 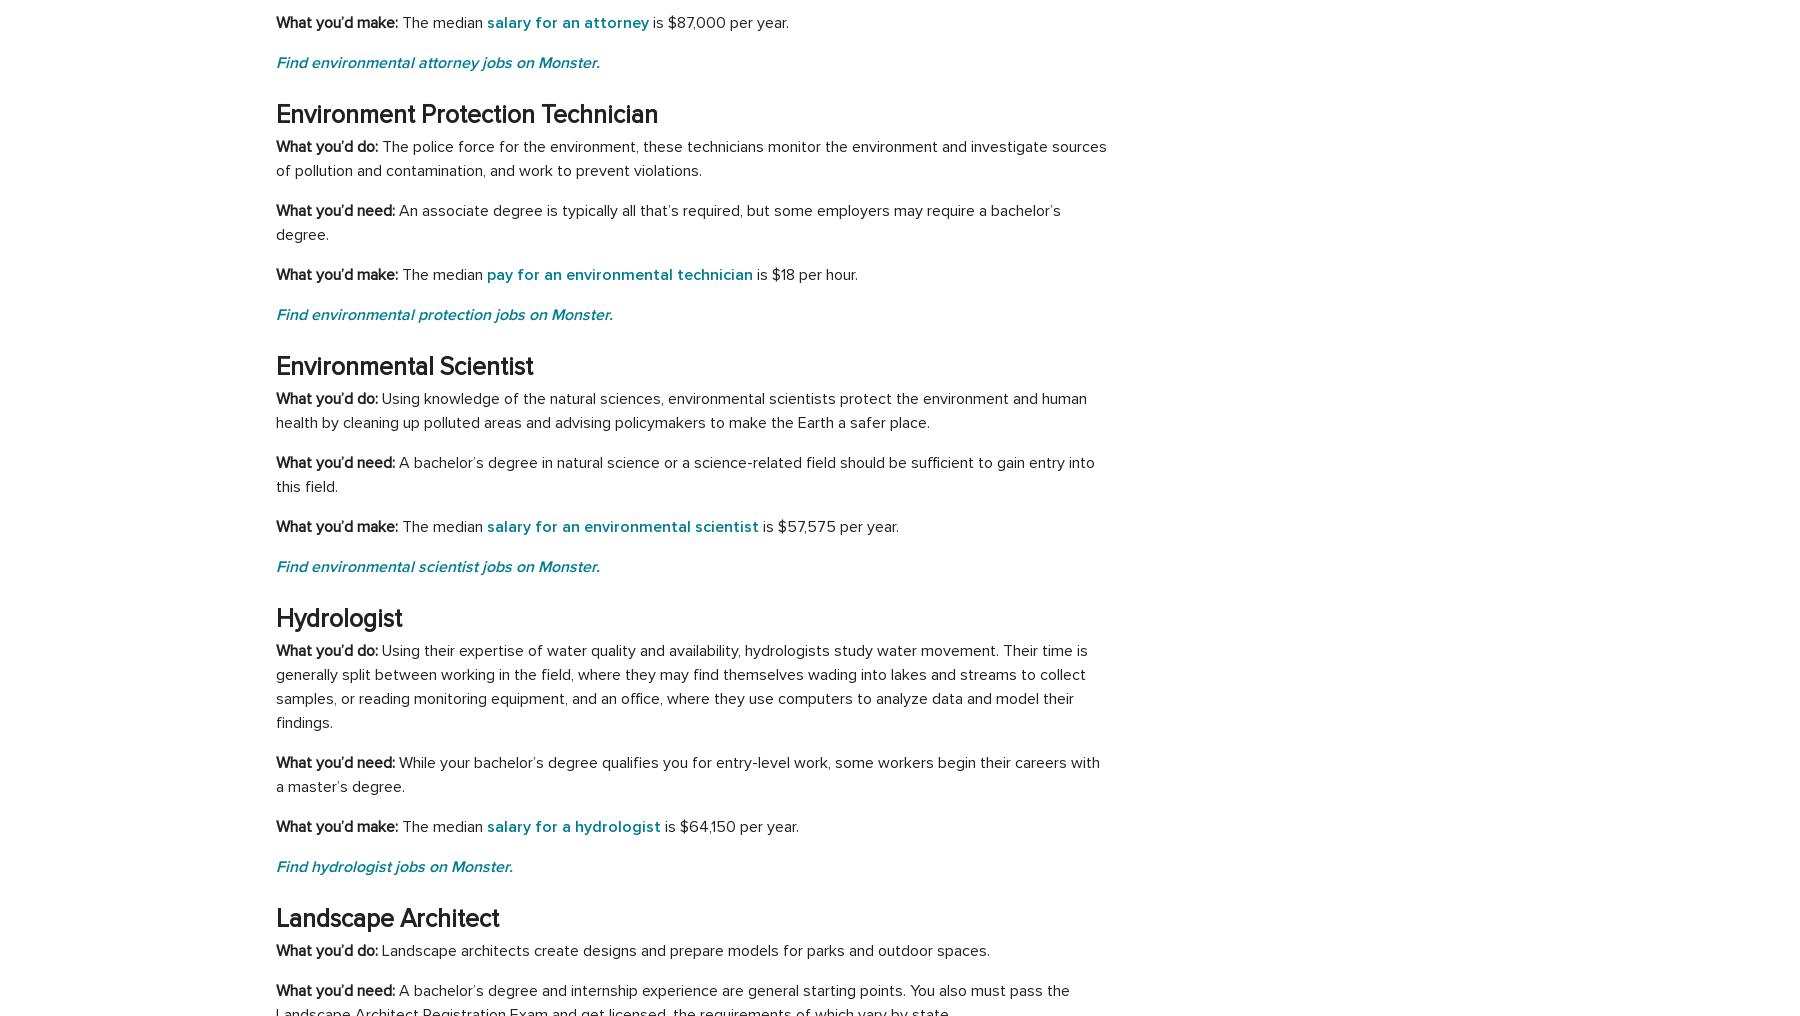 I want to click on 'Find environmental scientist jobs on Monster.', so click(x=437, y=566).